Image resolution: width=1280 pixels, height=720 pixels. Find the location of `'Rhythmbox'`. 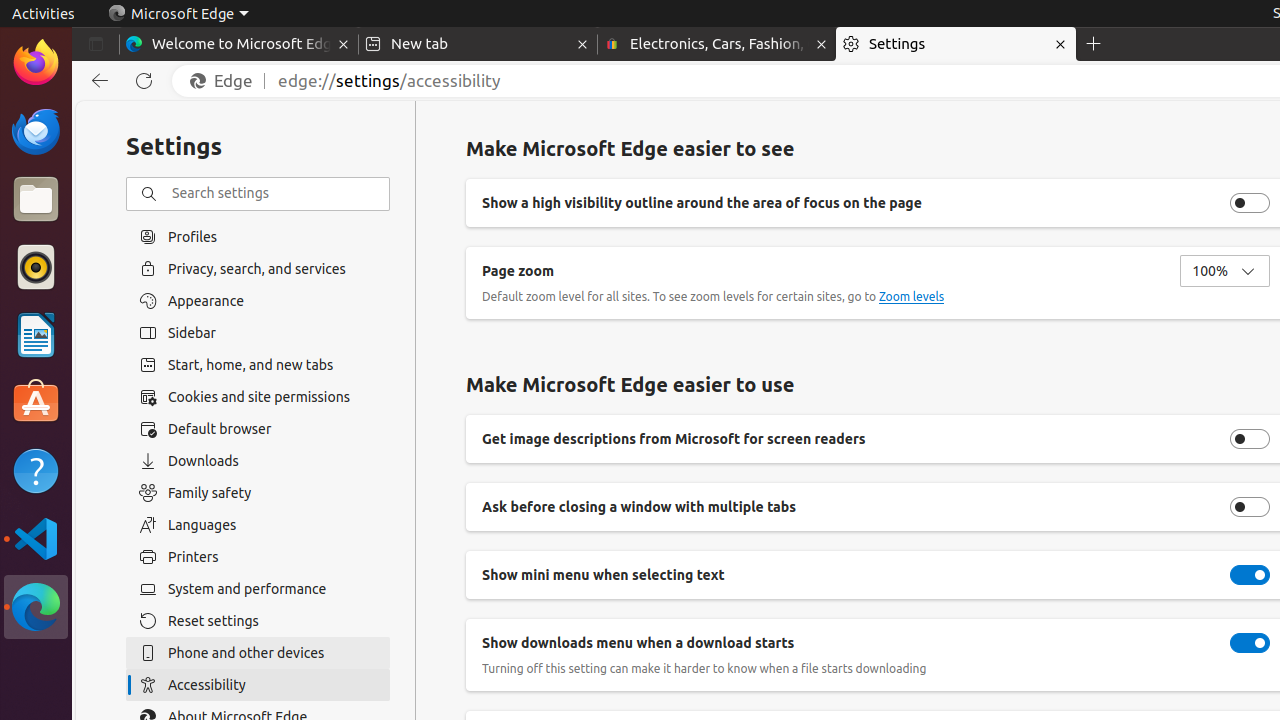

'Rhythmbox' is located at coordinates (35, 265).